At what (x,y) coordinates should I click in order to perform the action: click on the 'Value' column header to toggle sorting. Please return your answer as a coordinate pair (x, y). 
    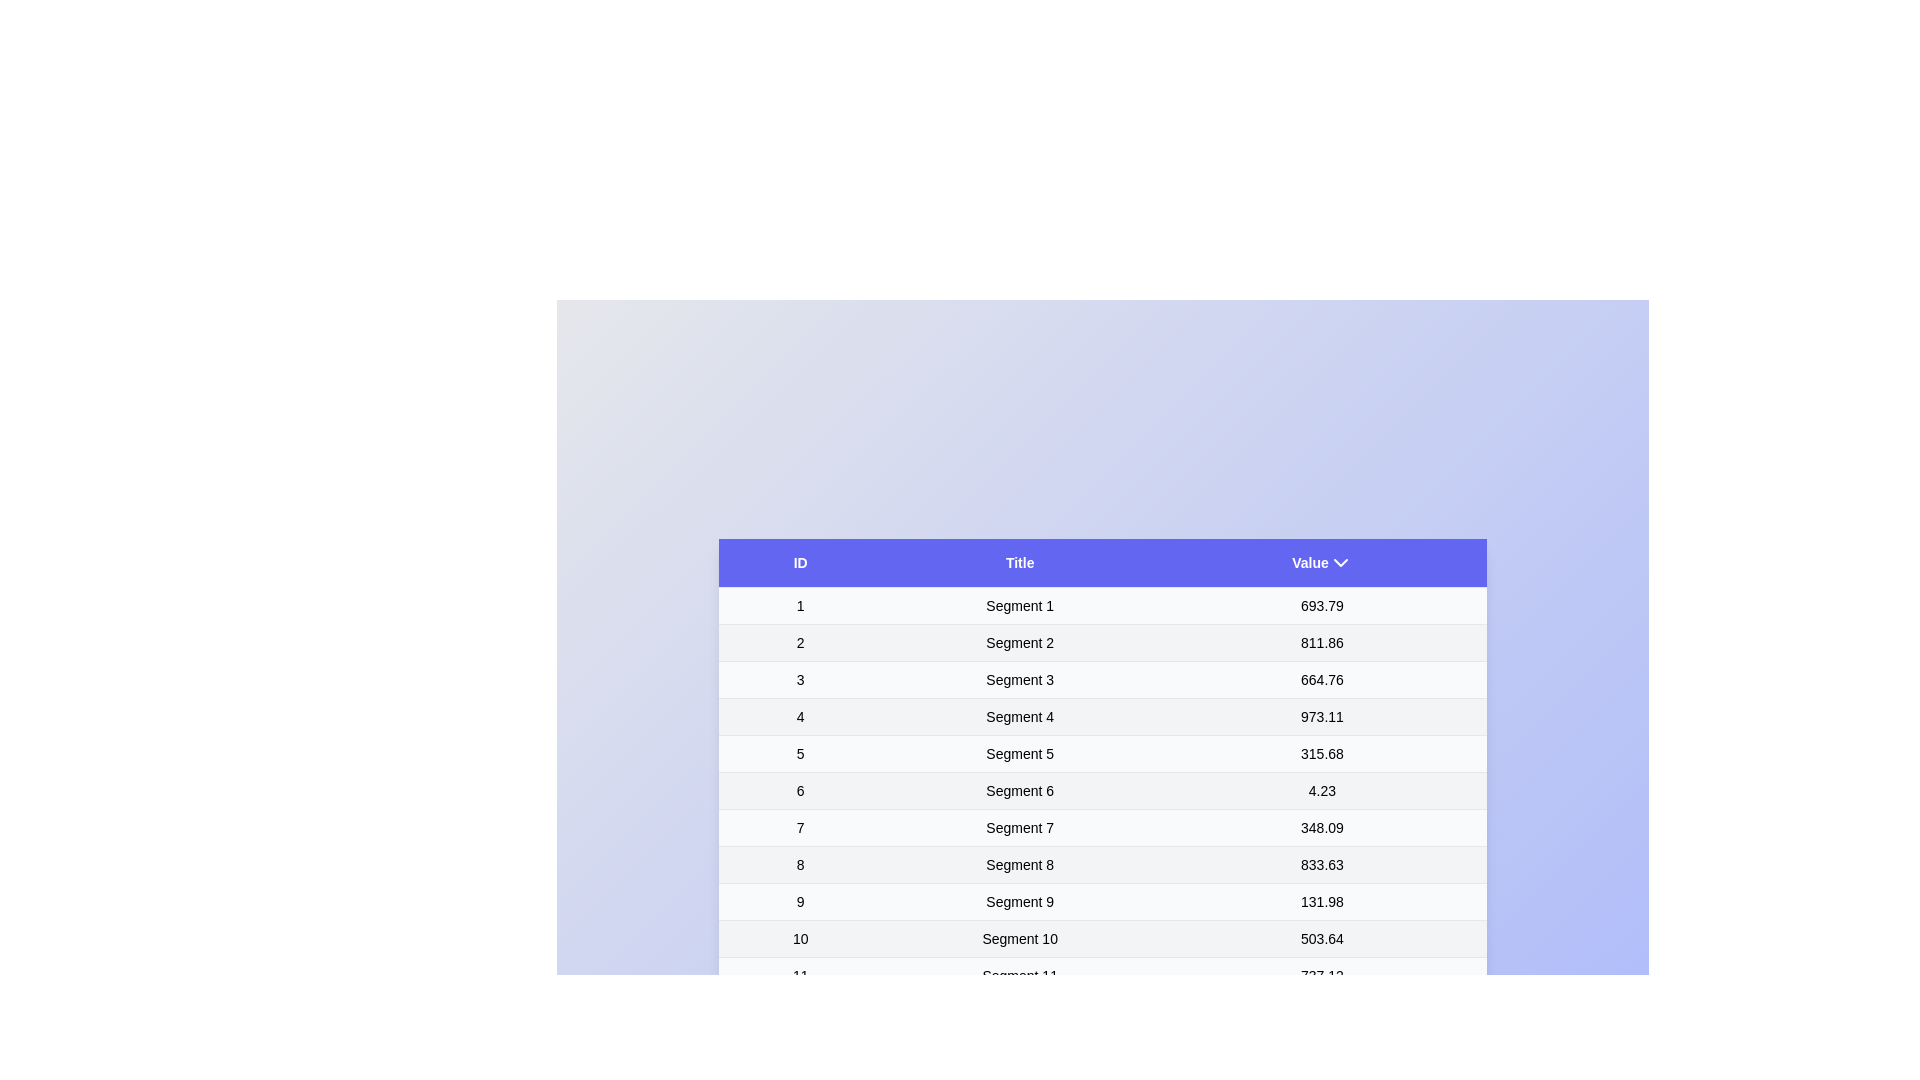
    Looking at the image, I should click on (1321, 562).